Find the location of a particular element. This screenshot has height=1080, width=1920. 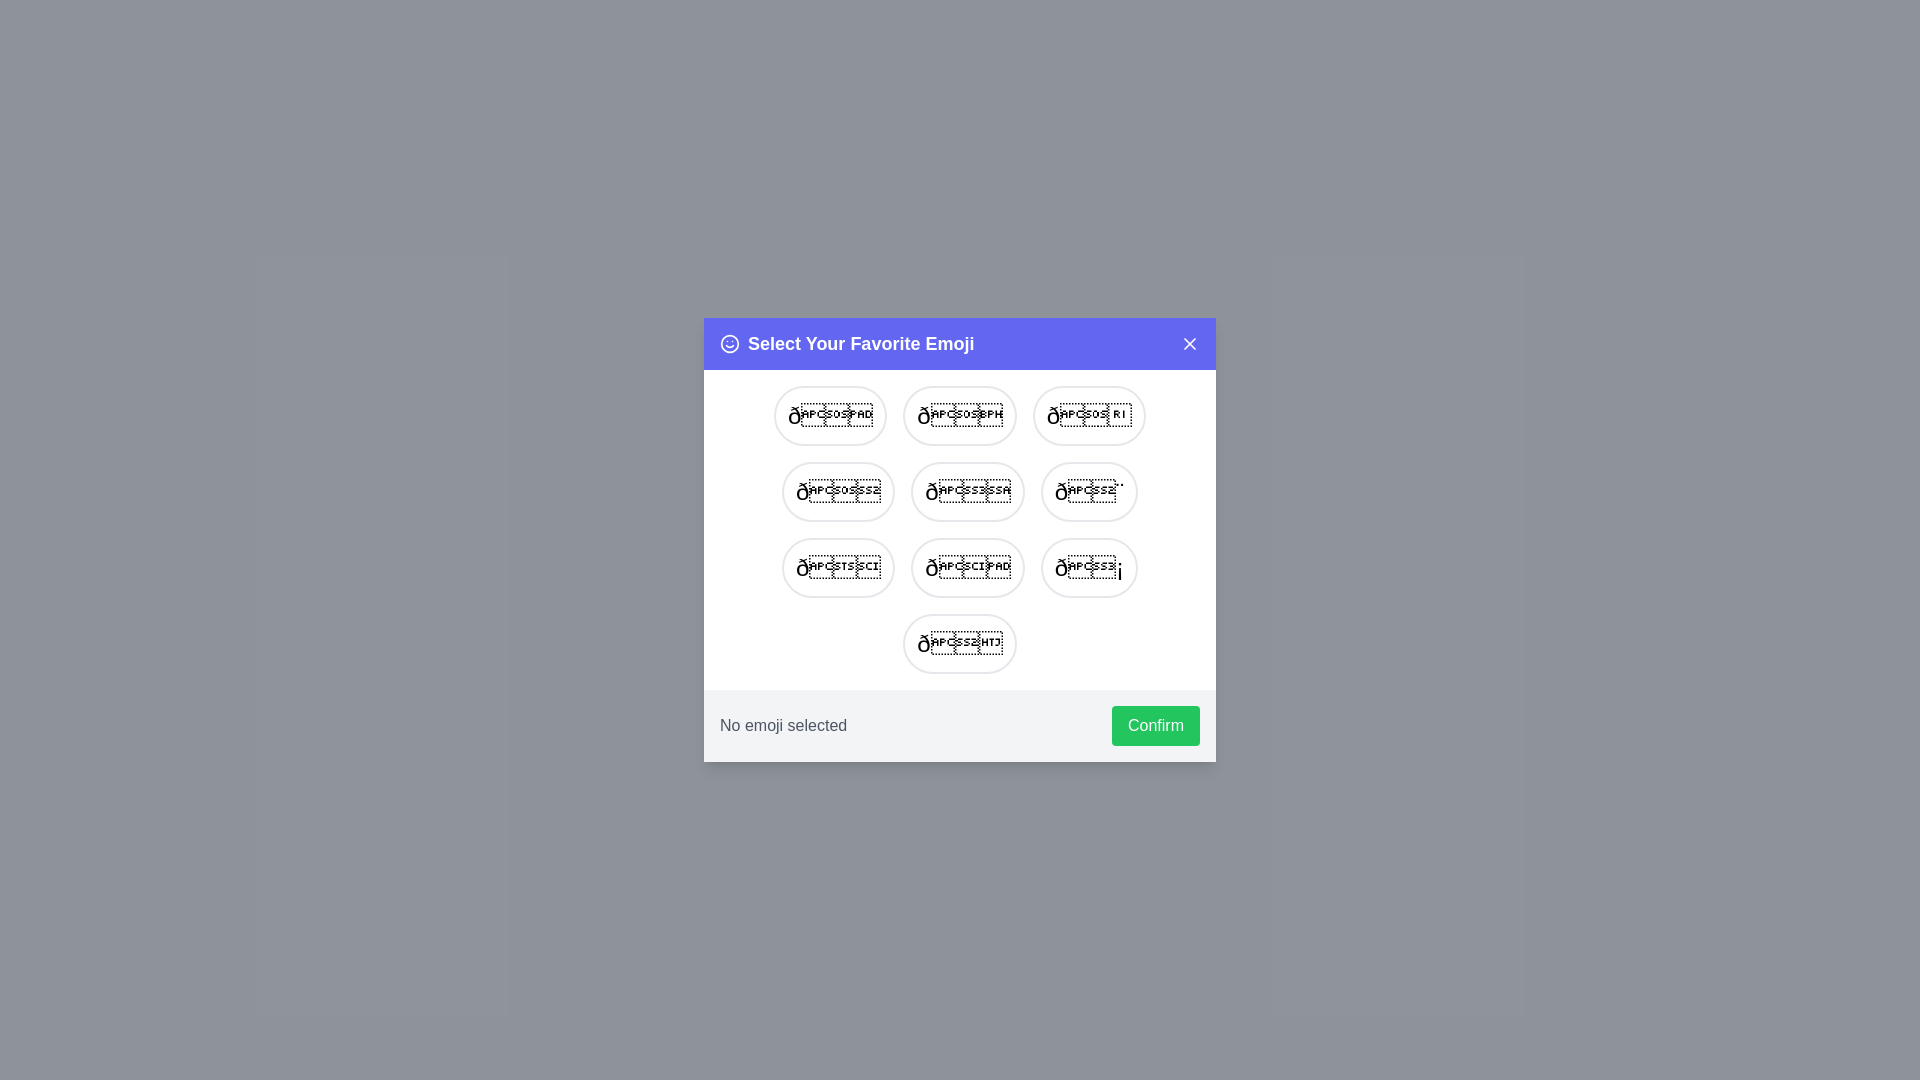

the emoji 📚 from the list is located at coordinates (838, 567).